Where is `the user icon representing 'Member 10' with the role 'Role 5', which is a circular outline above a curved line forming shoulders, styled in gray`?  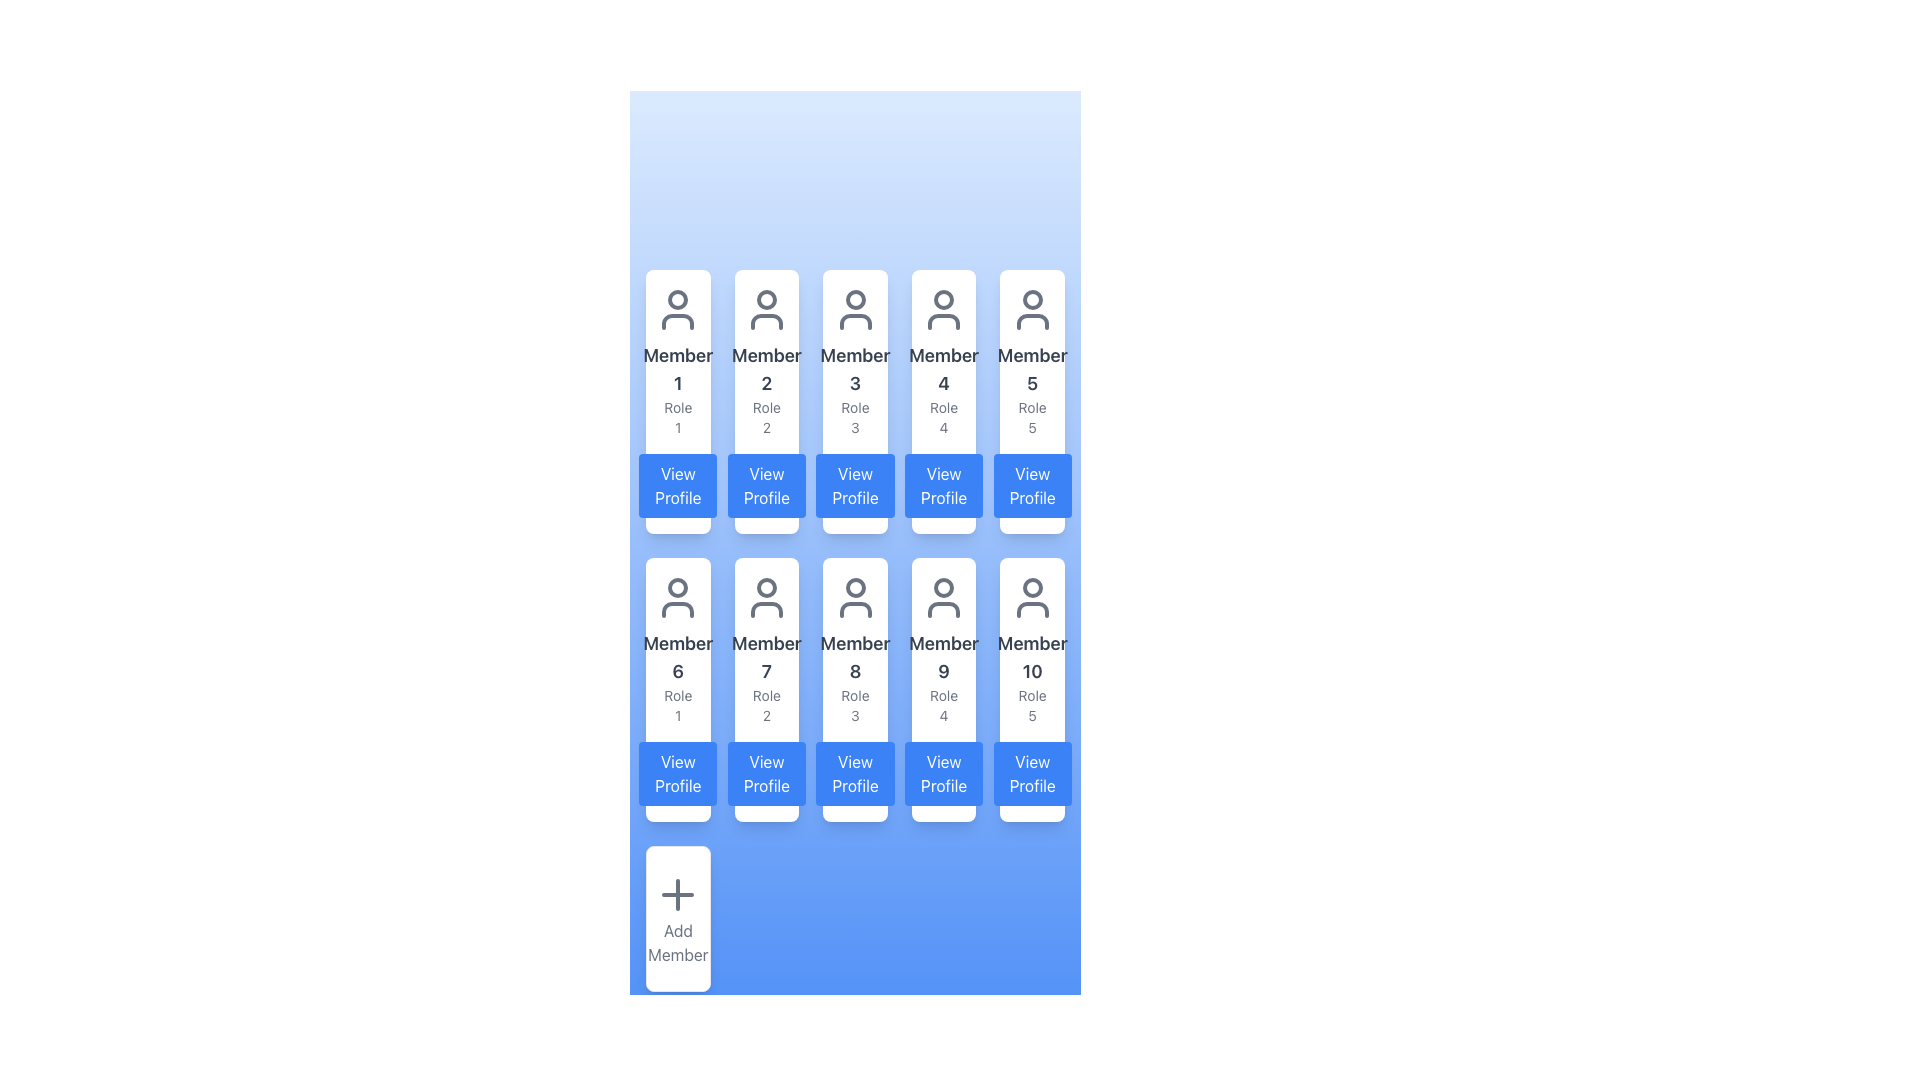
the user icon representing 'Member 10' with the role 'Role 5', which is a circular outline above a curved line forming shoulders, styled in gray is located at coordinates (1032, 596).